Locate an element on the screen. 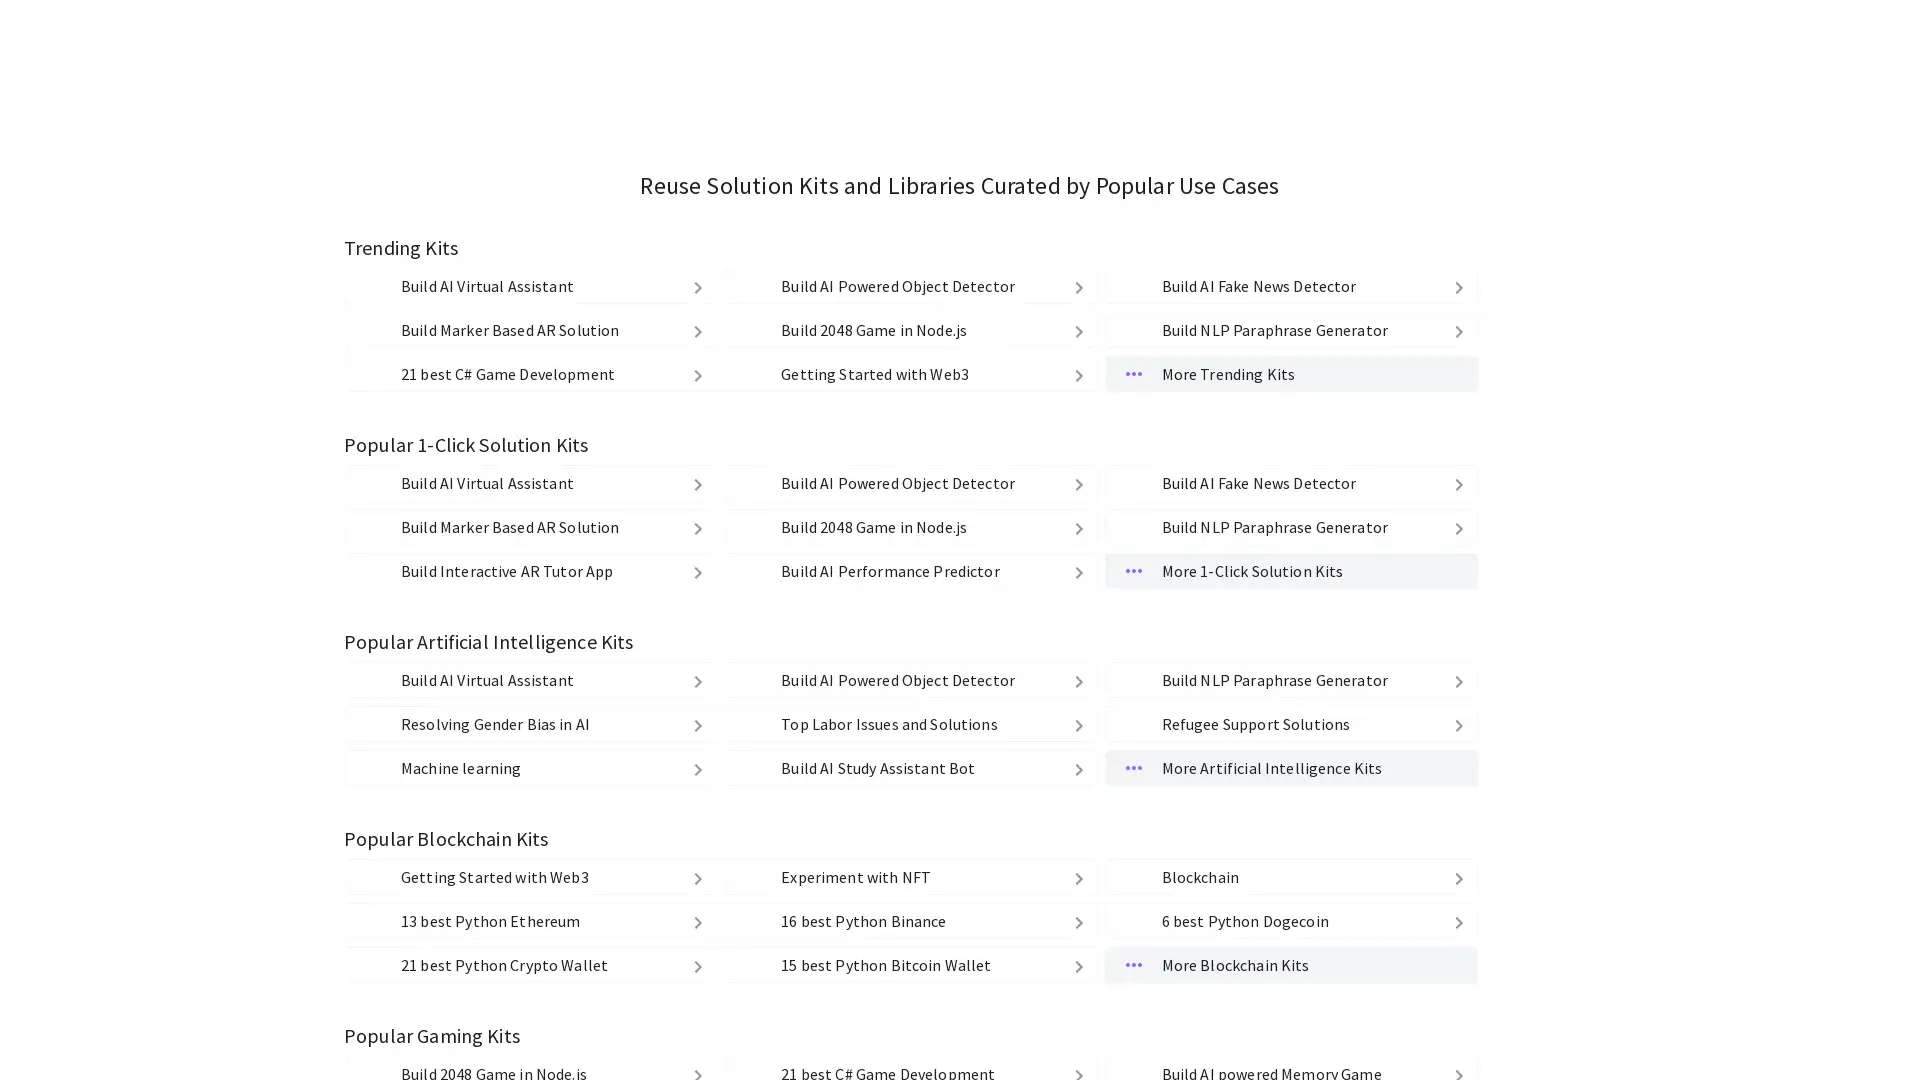 The height and width of the screenshot is (1080, 1920). spotting-fake-news Build AI Fake News Detector is located at coordinates (1290, 983).